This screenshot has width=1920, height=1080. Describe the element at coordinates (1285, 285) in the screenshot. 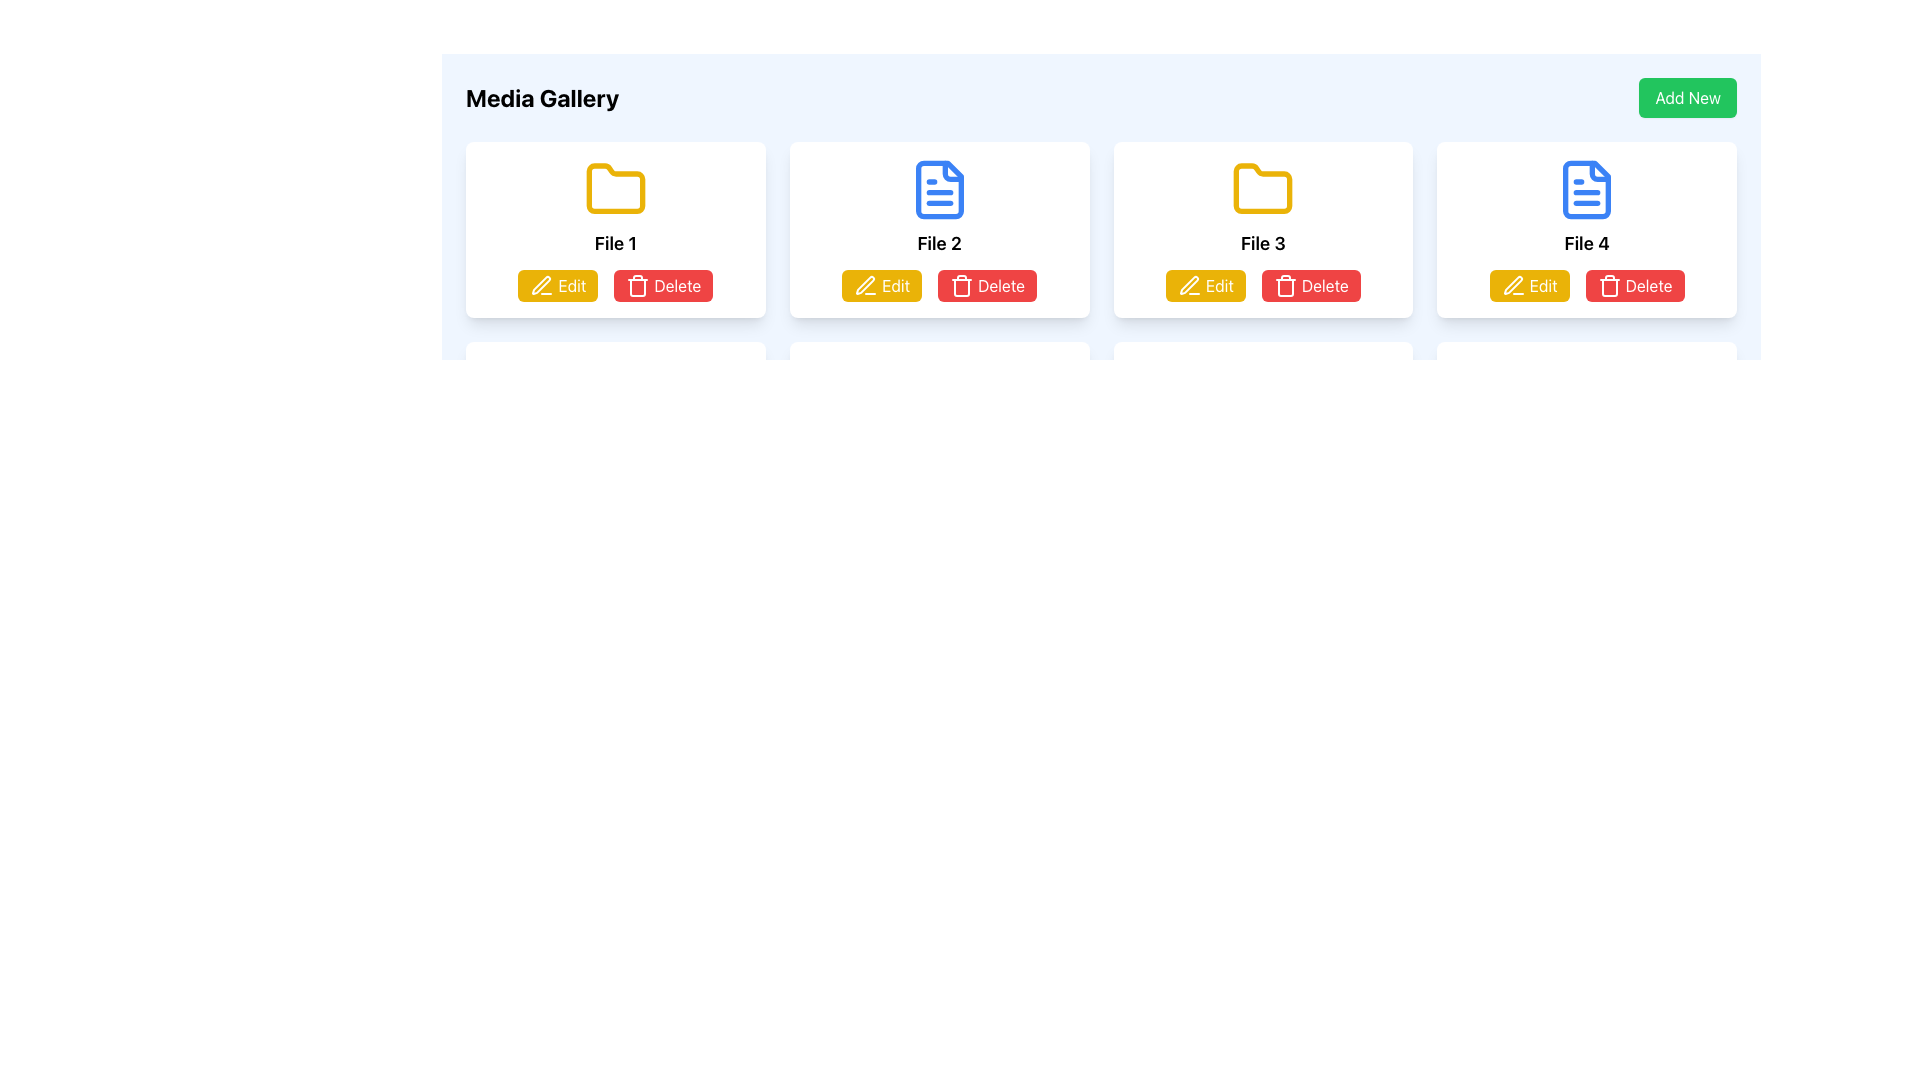

I see `the delete icon located on the left side of the red 'Delete' button, which is below the label 'File 3' in the third card of a horizontal row labeled 'File 1' to 'File 4'` at that location.